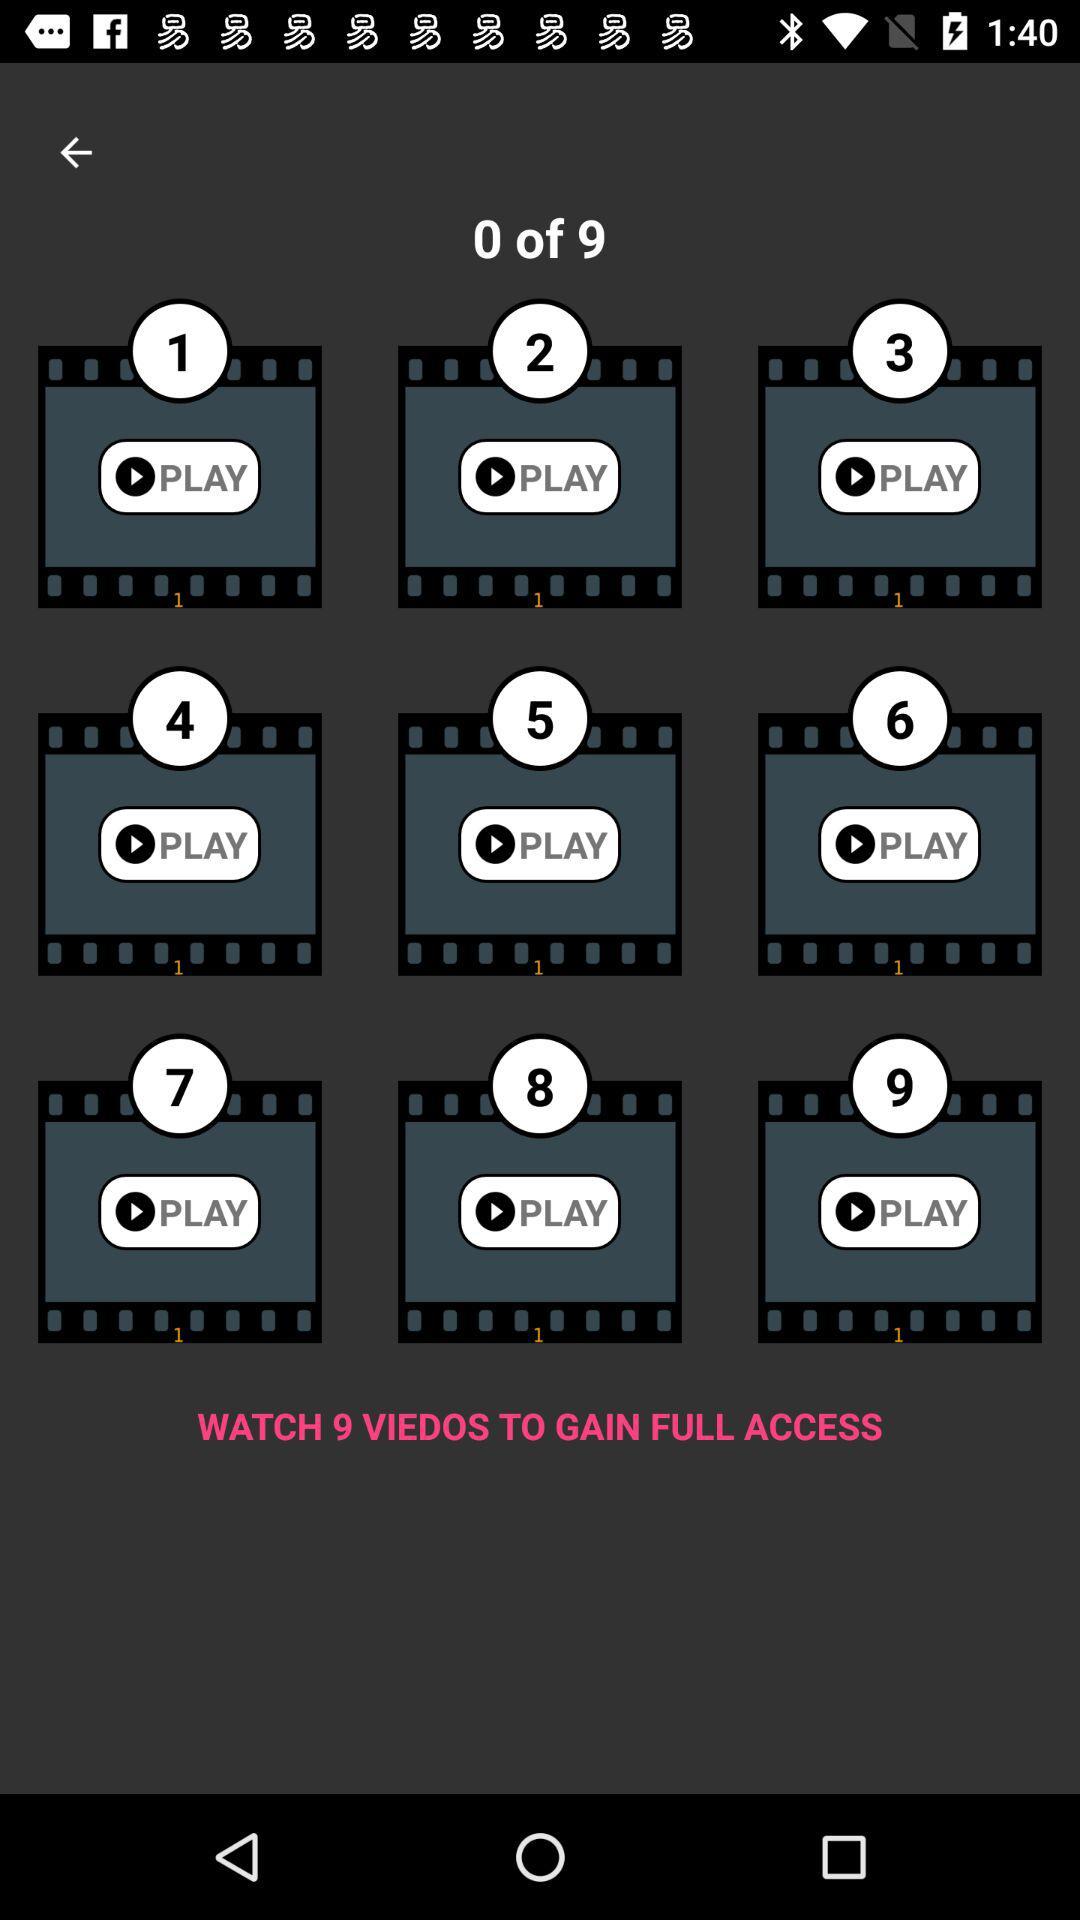 The image size is (1080, 1920). I want to click on go back, so click(75, 151).